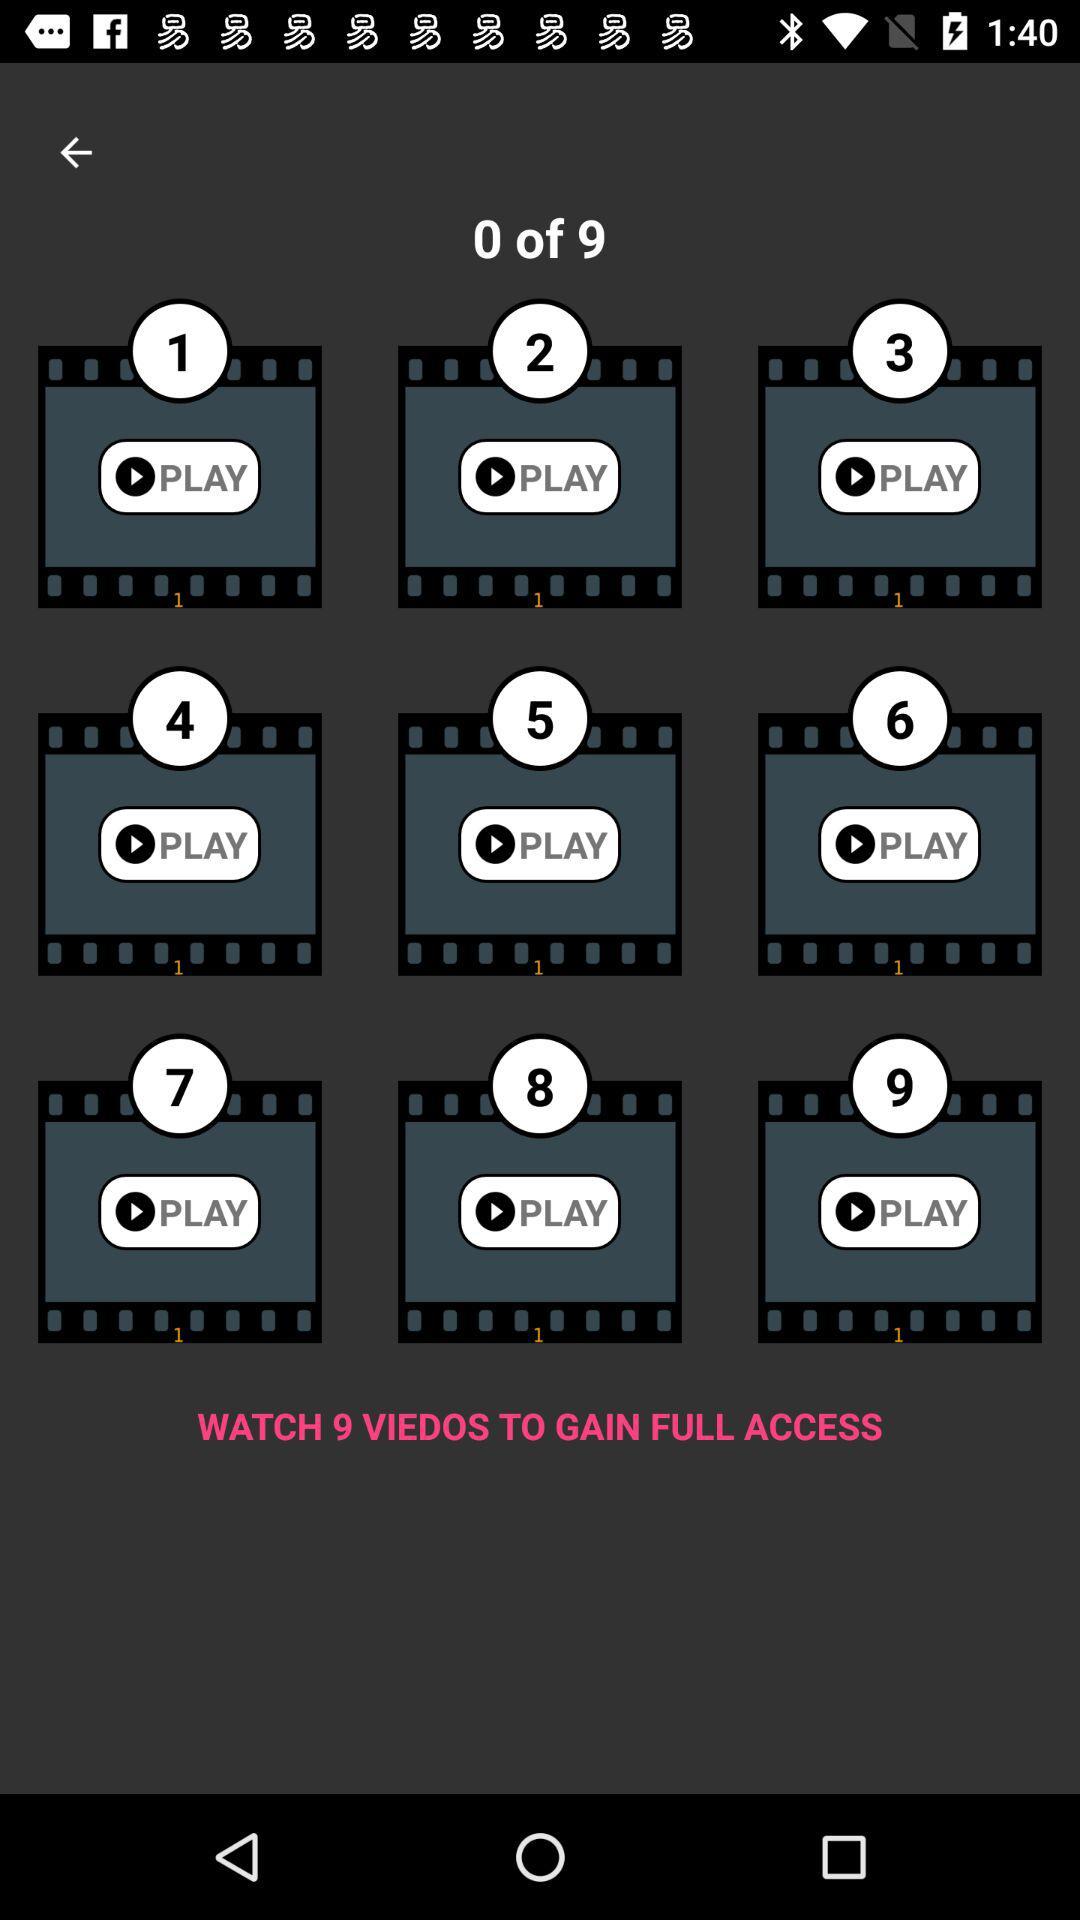 The image size is (1080, 1920). I want to click on go back, so click(75, 151).